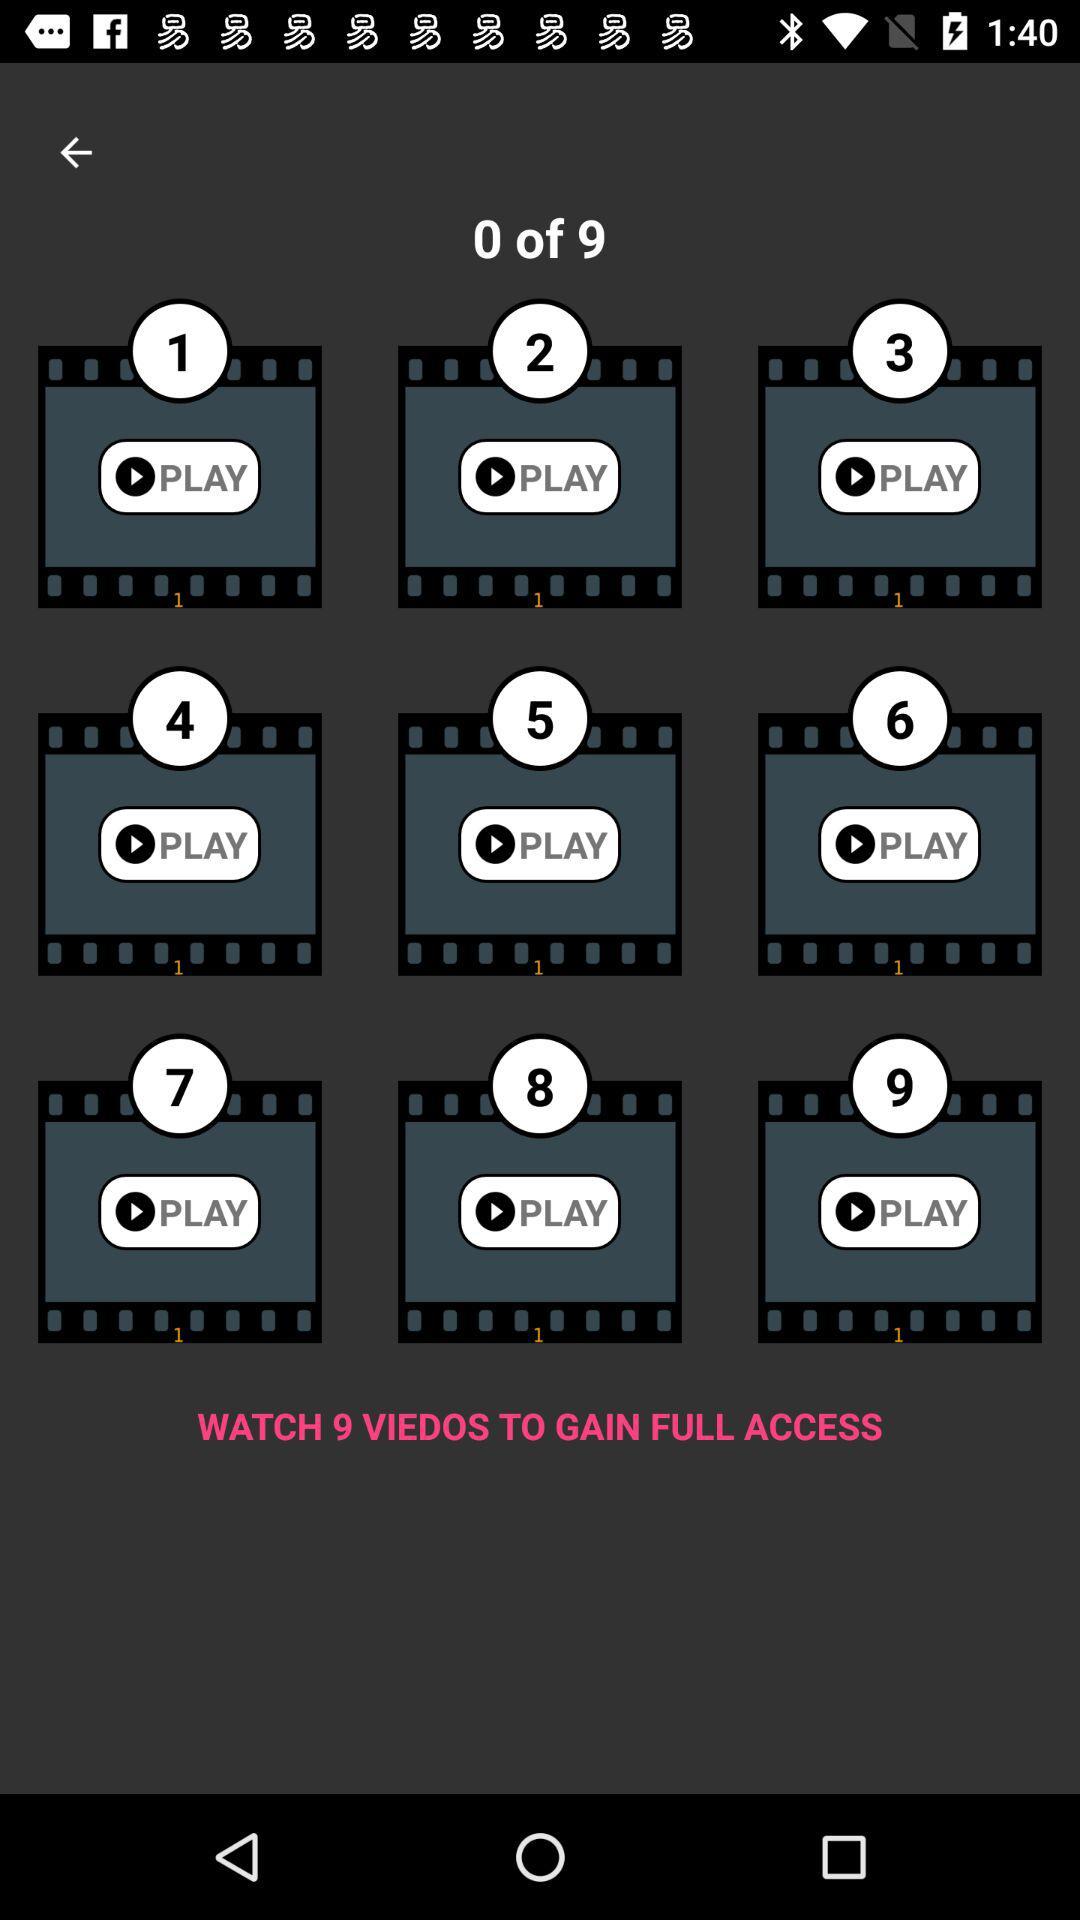 The image size is (1080, 1920). I want to click on go back, so click(75, 151).